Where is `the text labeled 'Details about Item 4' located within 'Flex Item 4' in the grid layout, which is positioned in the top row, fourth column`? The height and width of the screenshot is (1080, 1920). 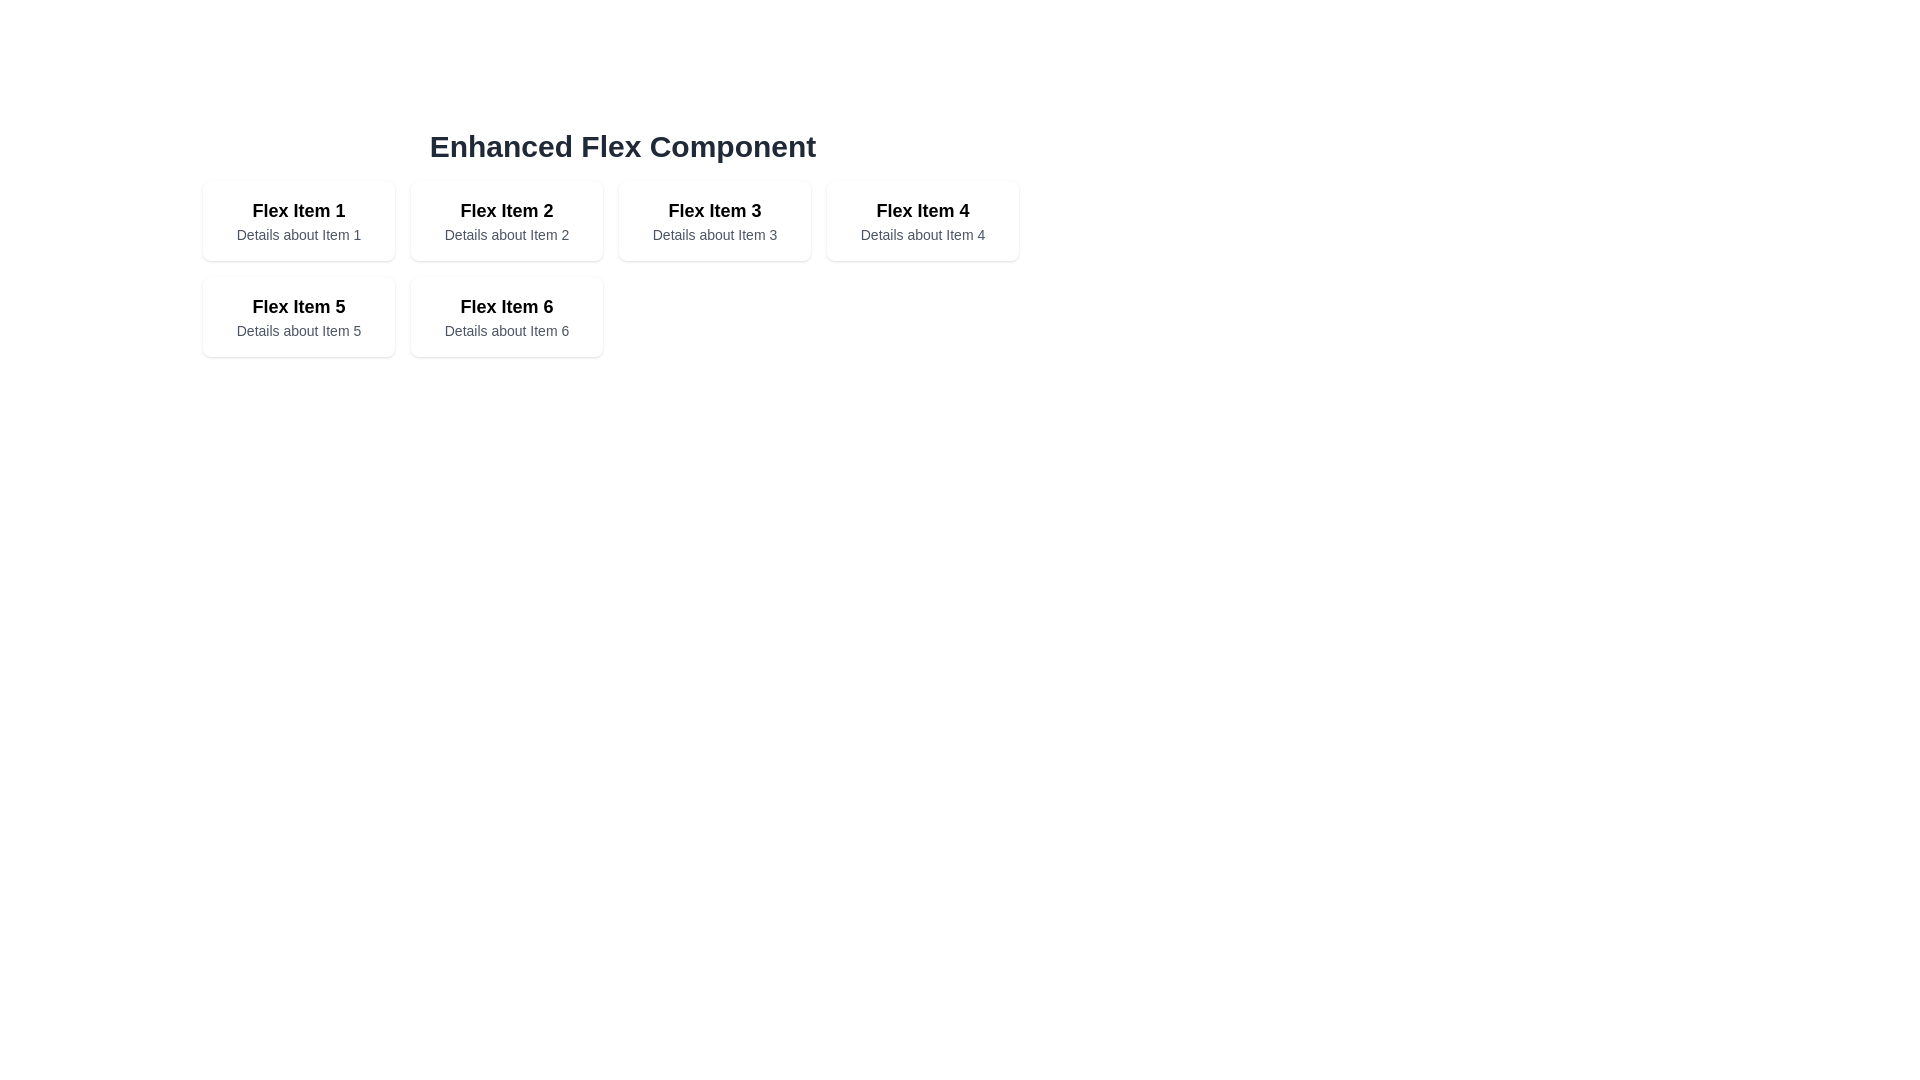
the text labeled 'Details about Item 4' located within 'Flex Item 4' in the grid layout, which is positioned in the top row, fourth column is located at coordinates (921, 234).